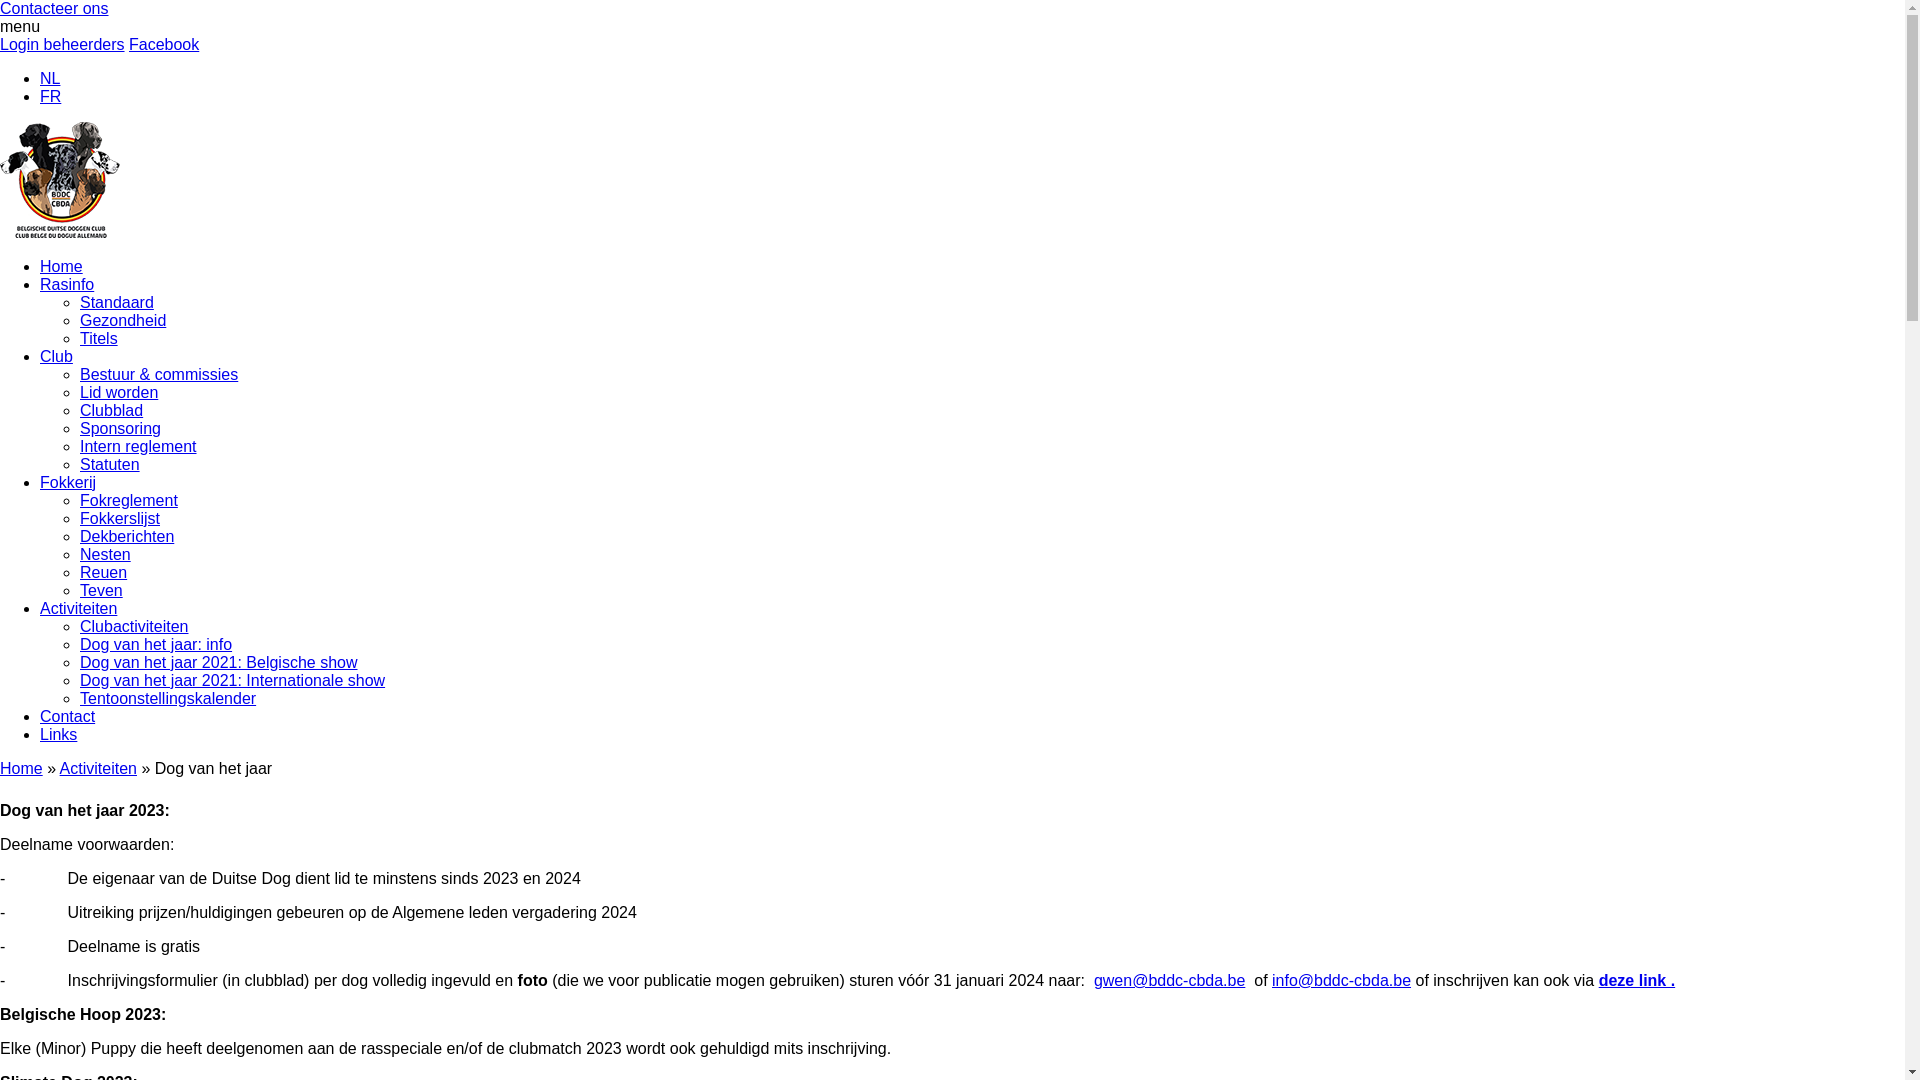 The height and width of the screenshot is (1080, 1920). What do you see at coordinates (39, 284) in the screenshot?
I see `'Rasinfo'` at bounding box center [39, 284].